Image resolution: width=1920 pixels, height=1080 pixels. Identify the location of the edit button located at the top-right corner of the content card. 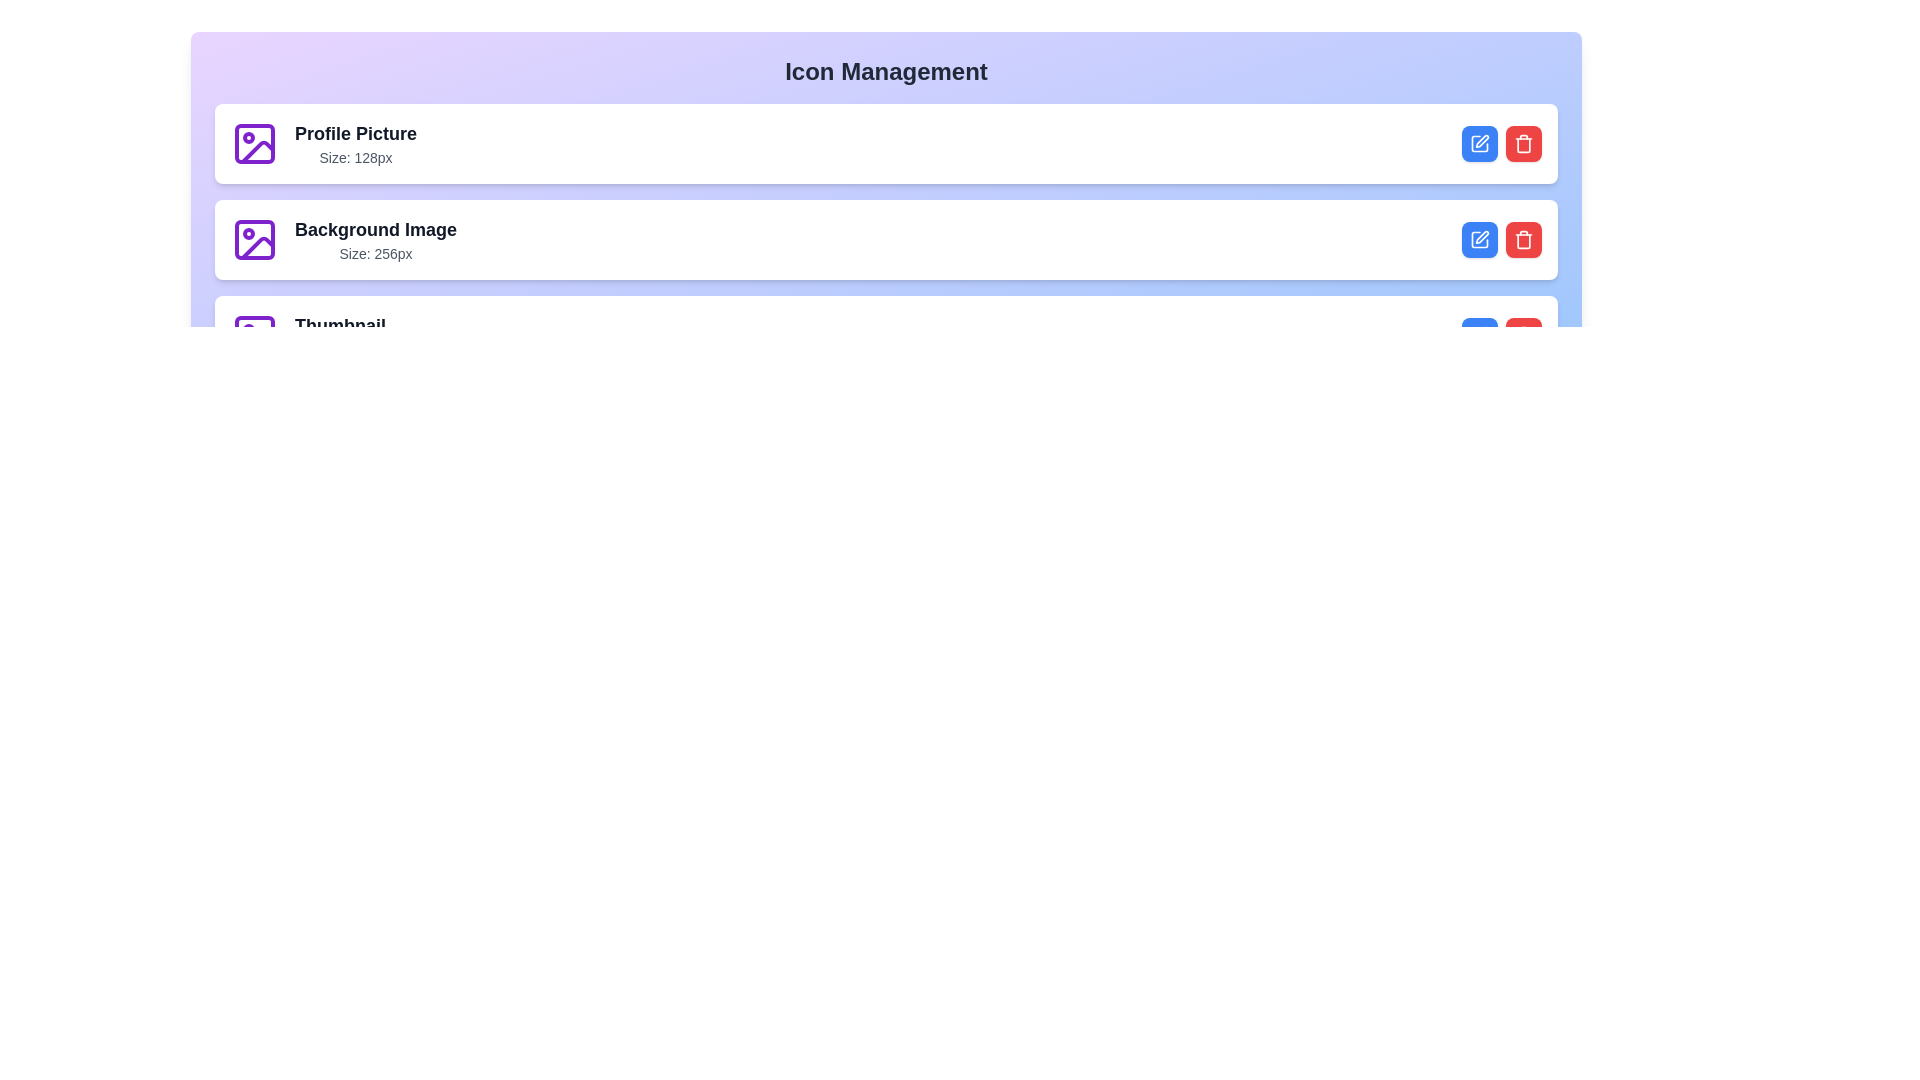
(1479, 142).